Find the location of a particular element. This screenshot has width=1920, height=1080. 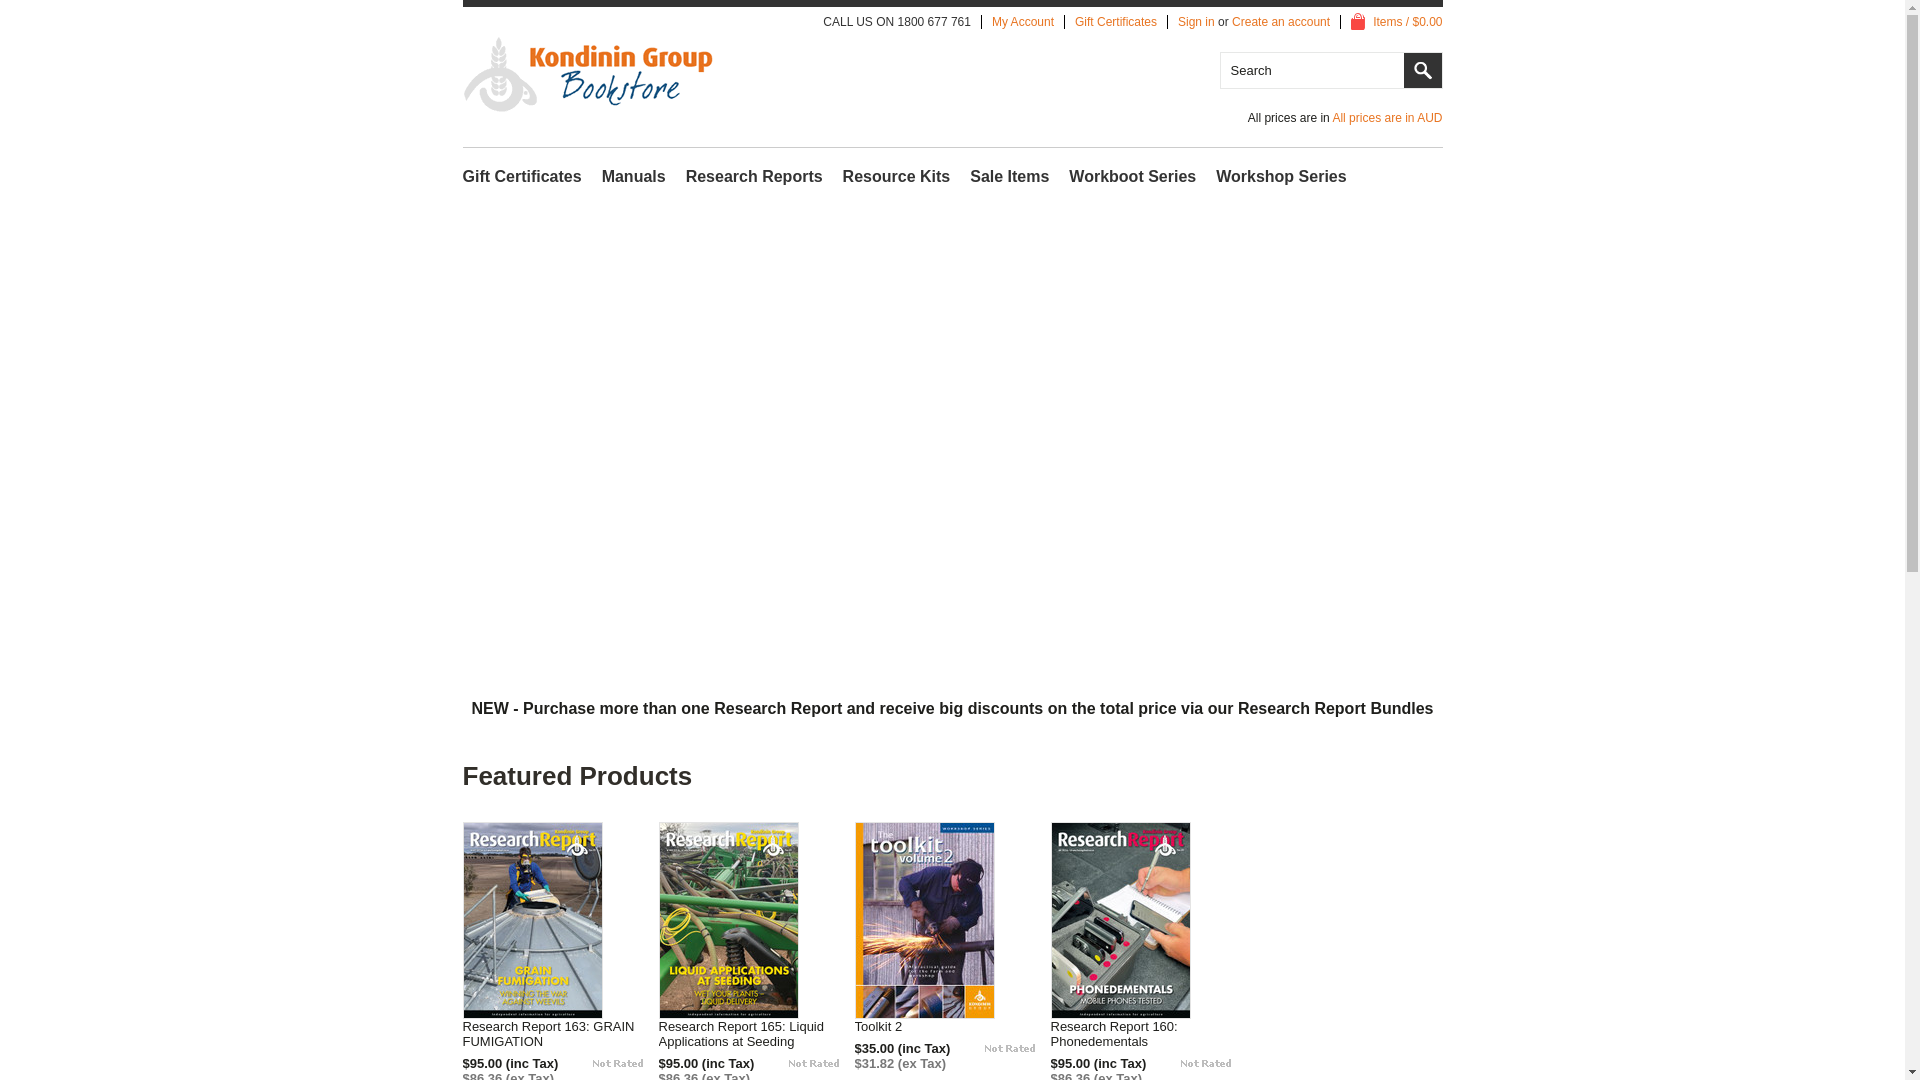

'Research Reports' is located at coordinates (686, 176).